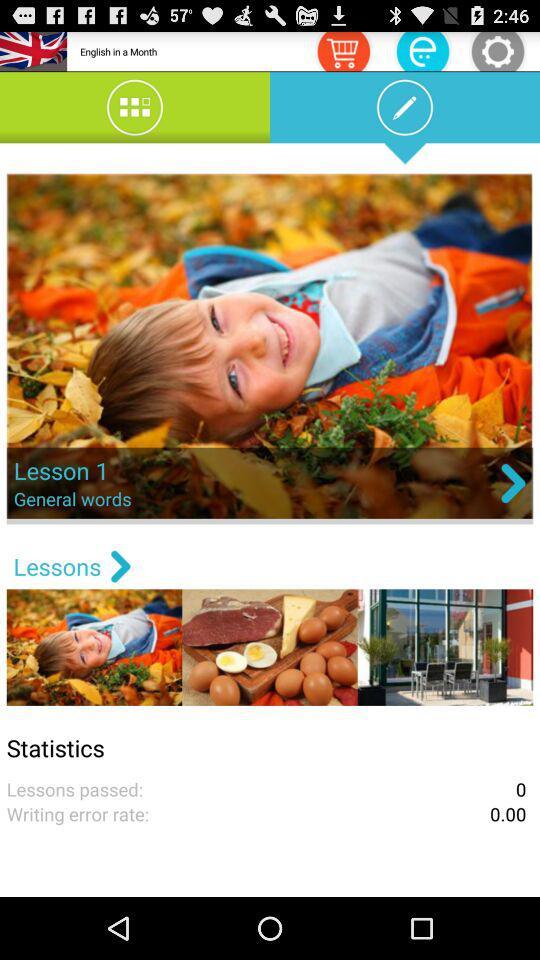 The image size is (540, 960). Describe the element at coordinates (342, 53) in the screenshot. I see `the cart icon` at that location.